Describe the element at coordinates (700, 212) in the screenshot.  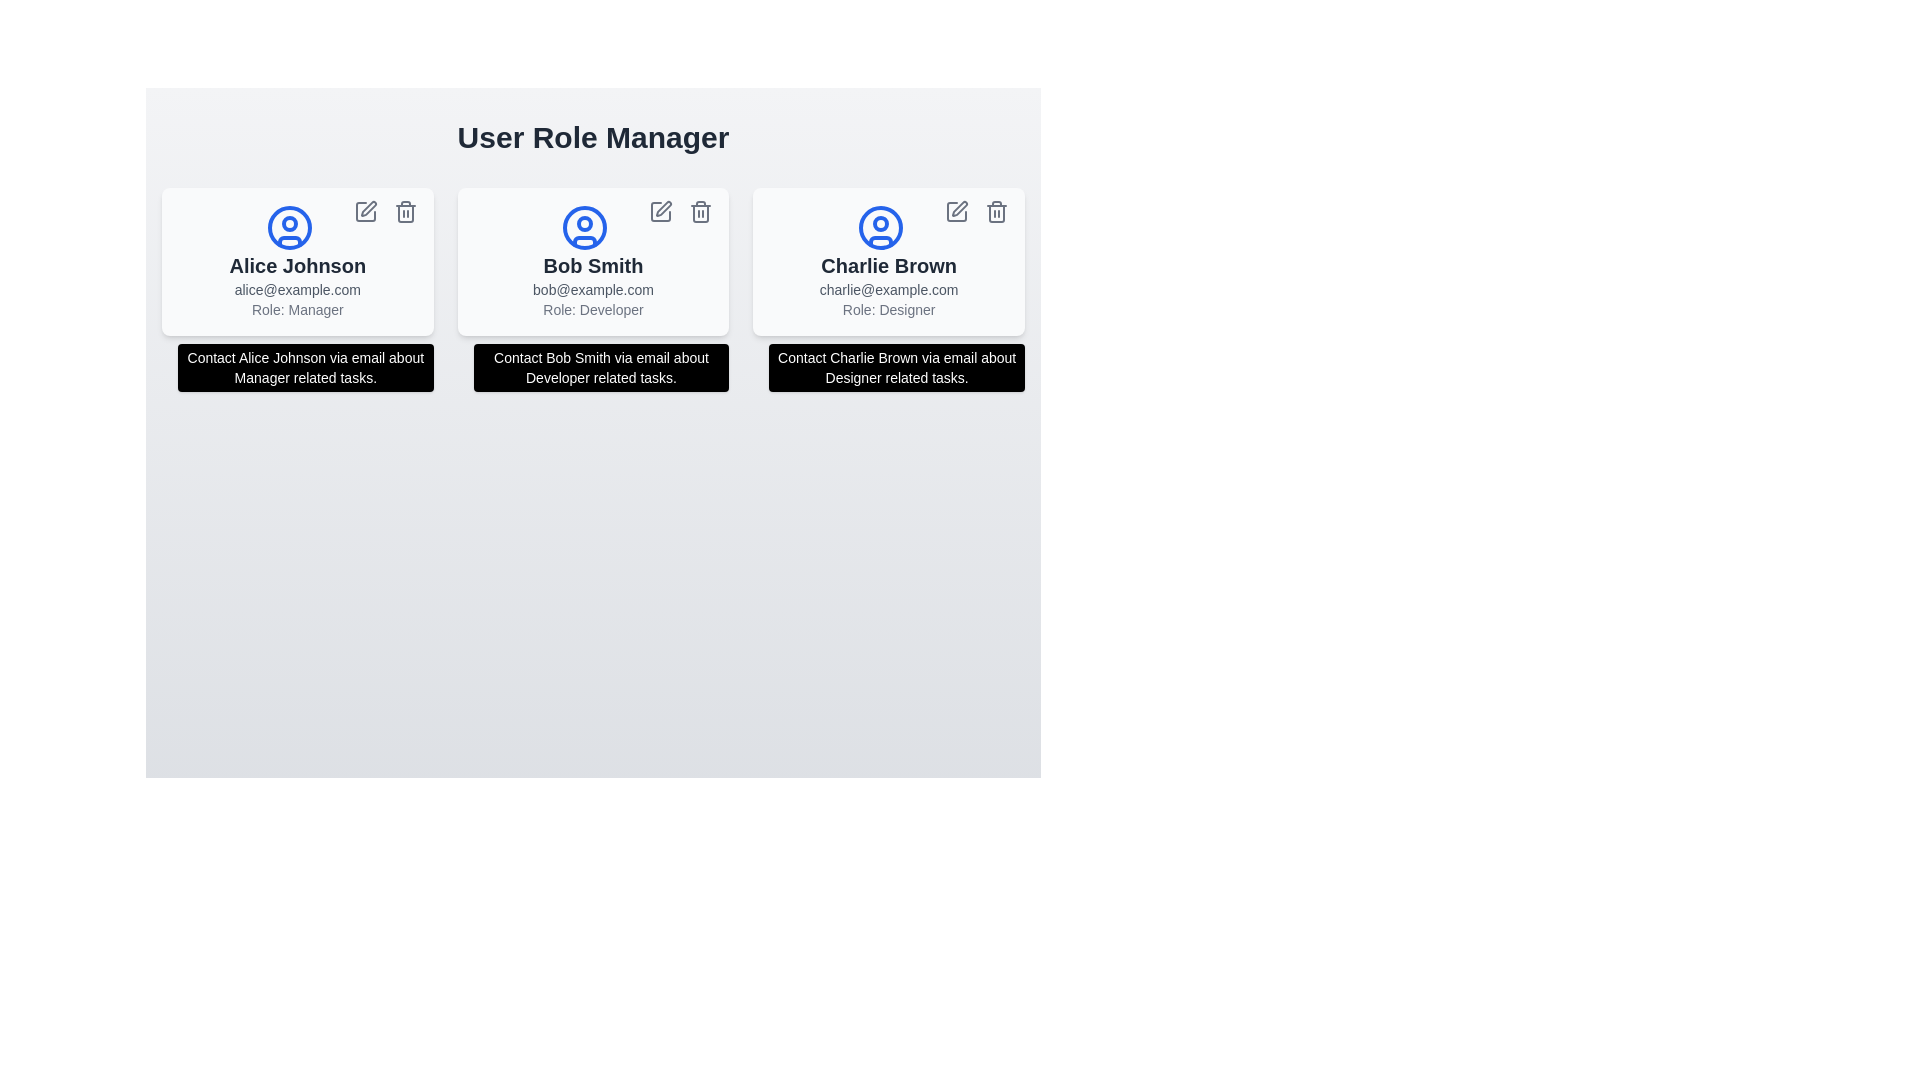
I see `the trash bin icon in the top-right corner of the card for 'Bob Smith' to initiate the delete action` at that location.